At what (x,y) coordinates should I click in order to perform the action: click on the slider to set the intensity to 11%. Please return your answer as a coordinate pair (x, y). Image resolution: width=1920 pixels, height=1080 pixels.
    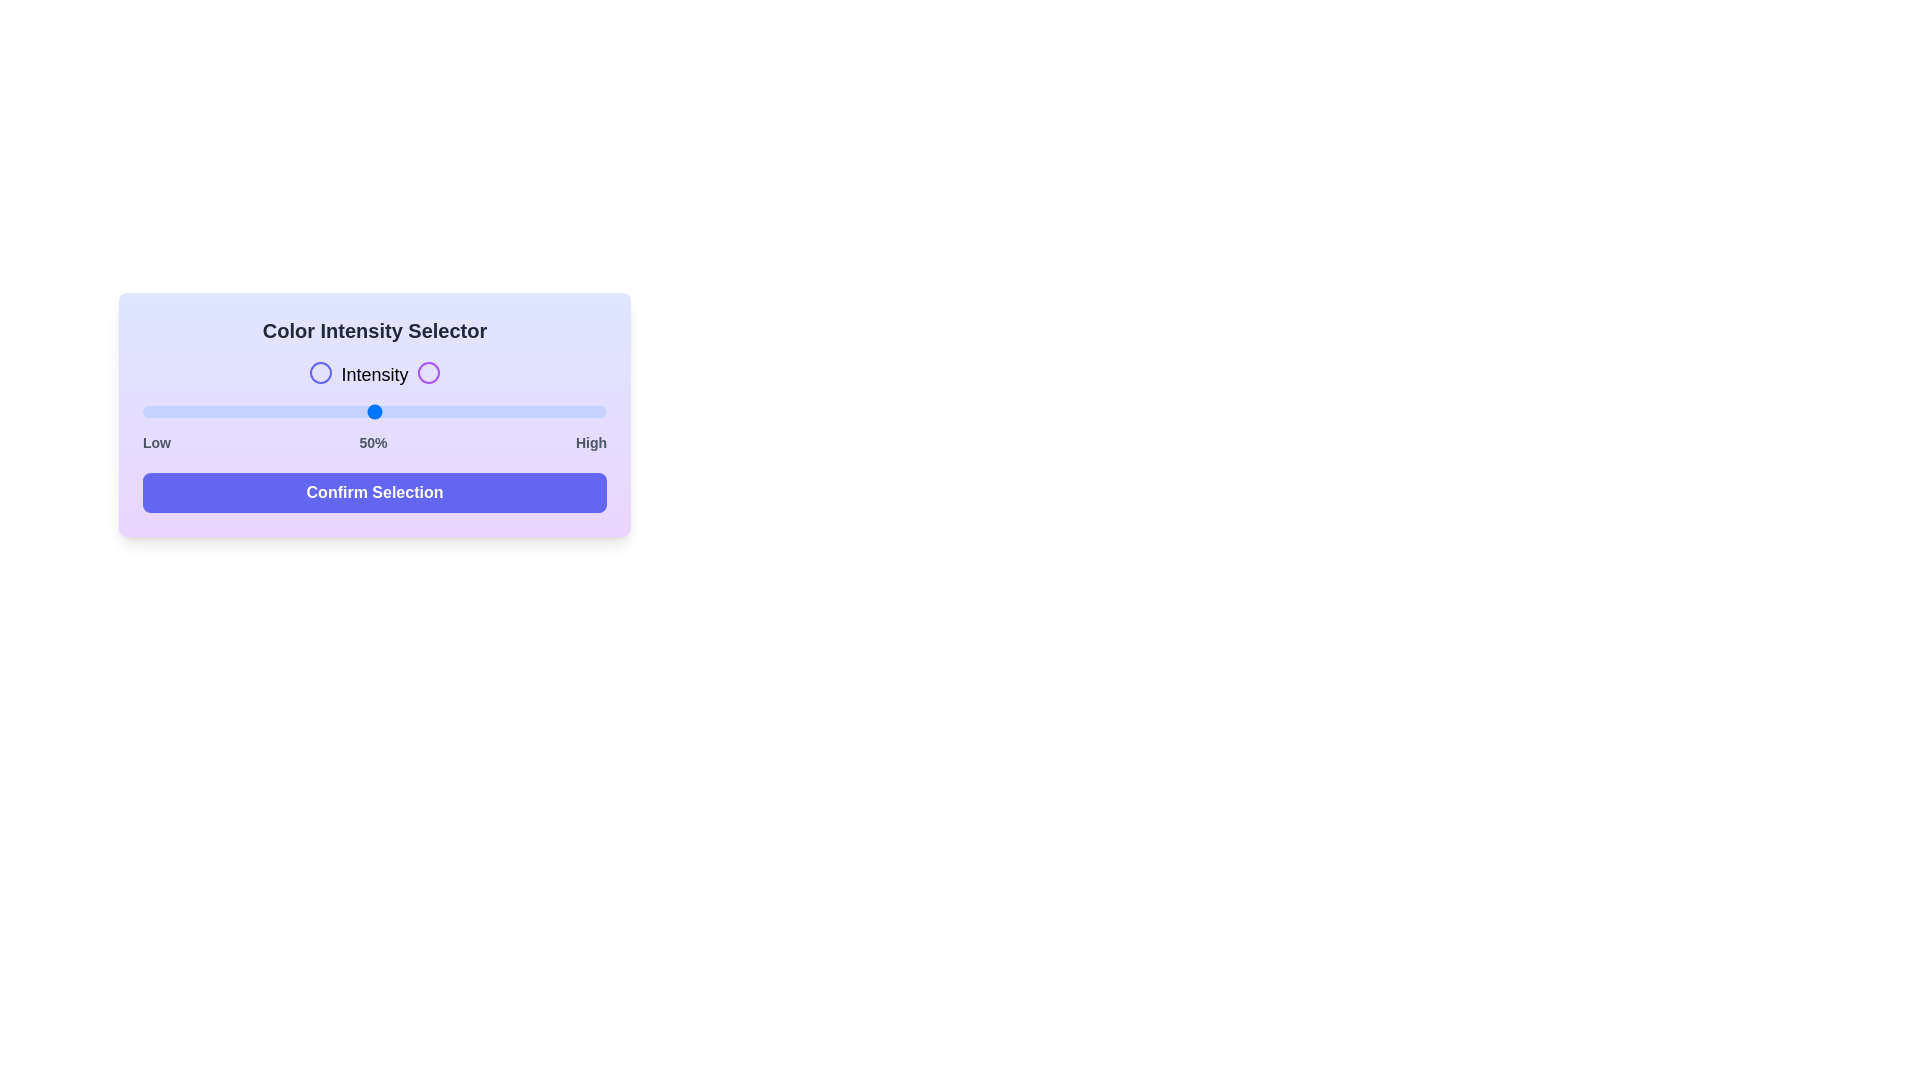
    Looking at the image, I should click on (194, 411).